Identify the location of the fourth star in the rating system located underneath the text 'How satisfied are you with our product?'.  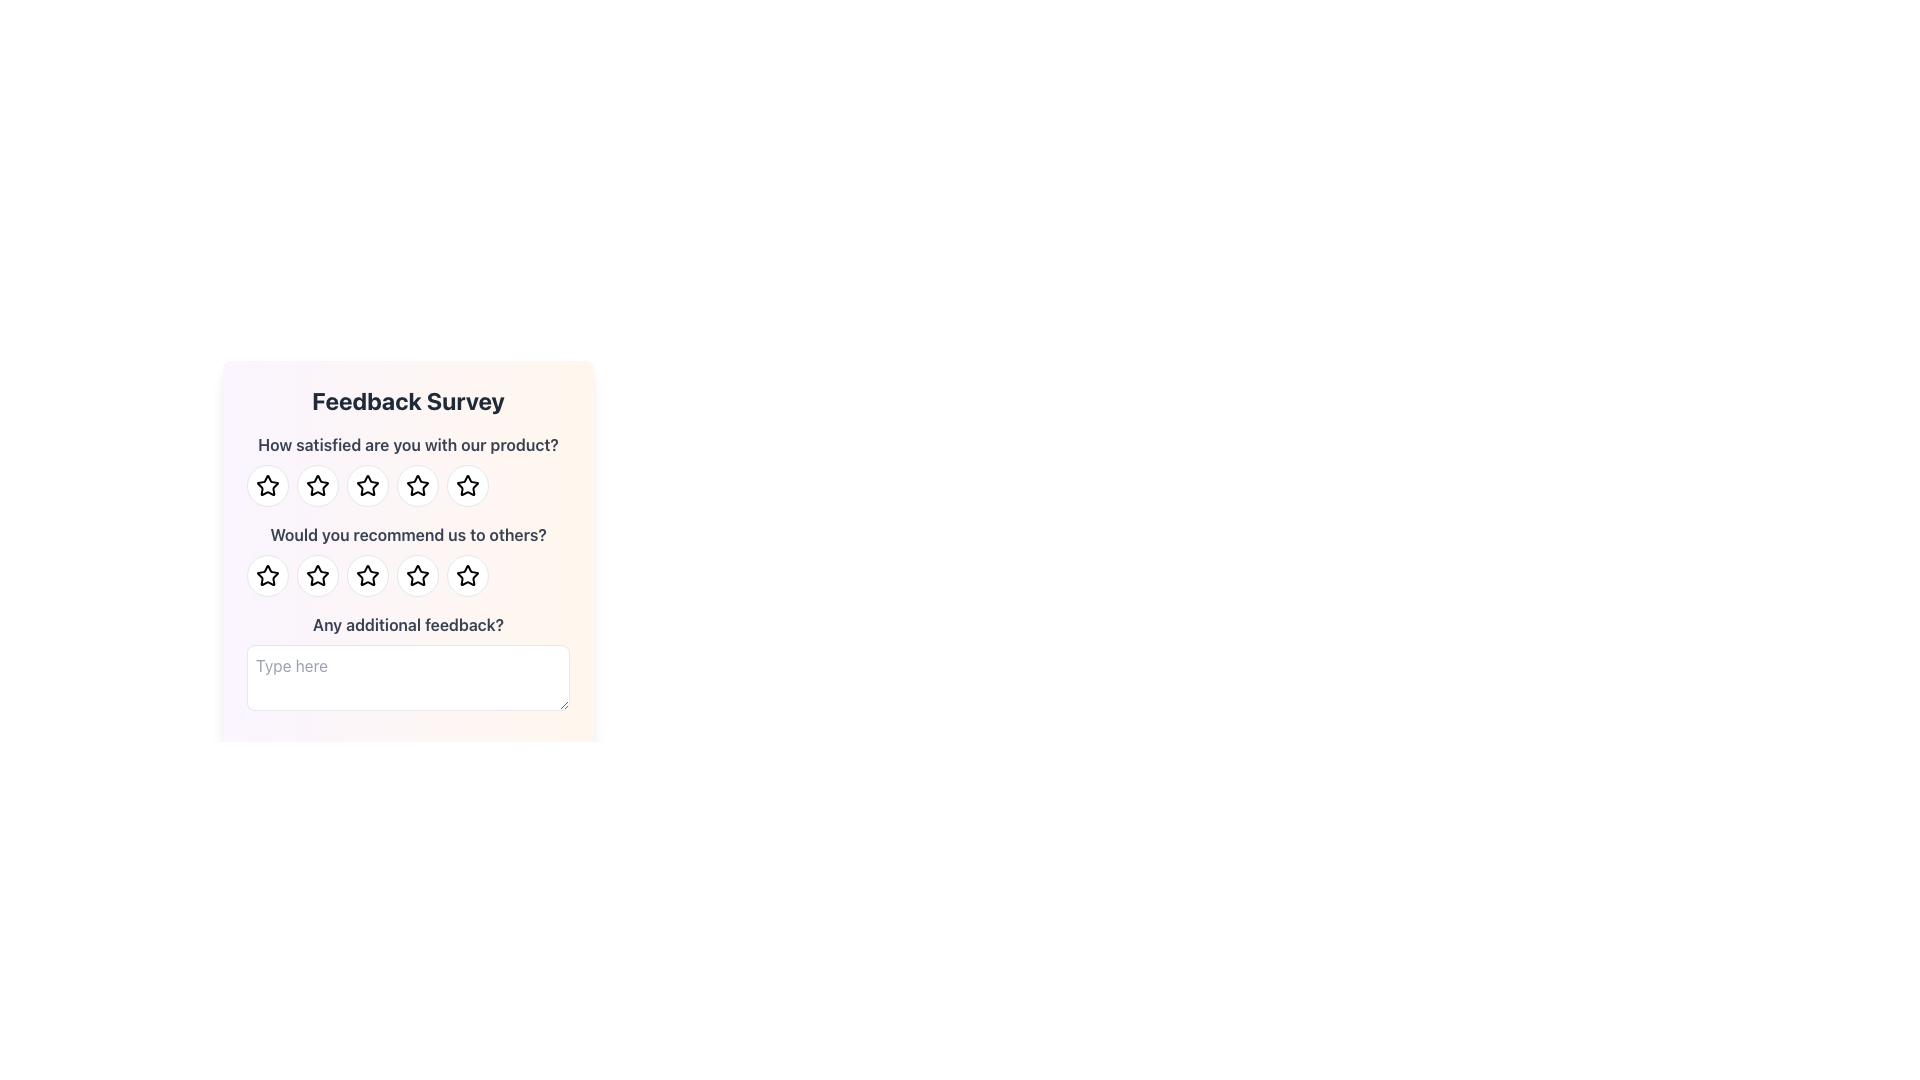
(407, 486).